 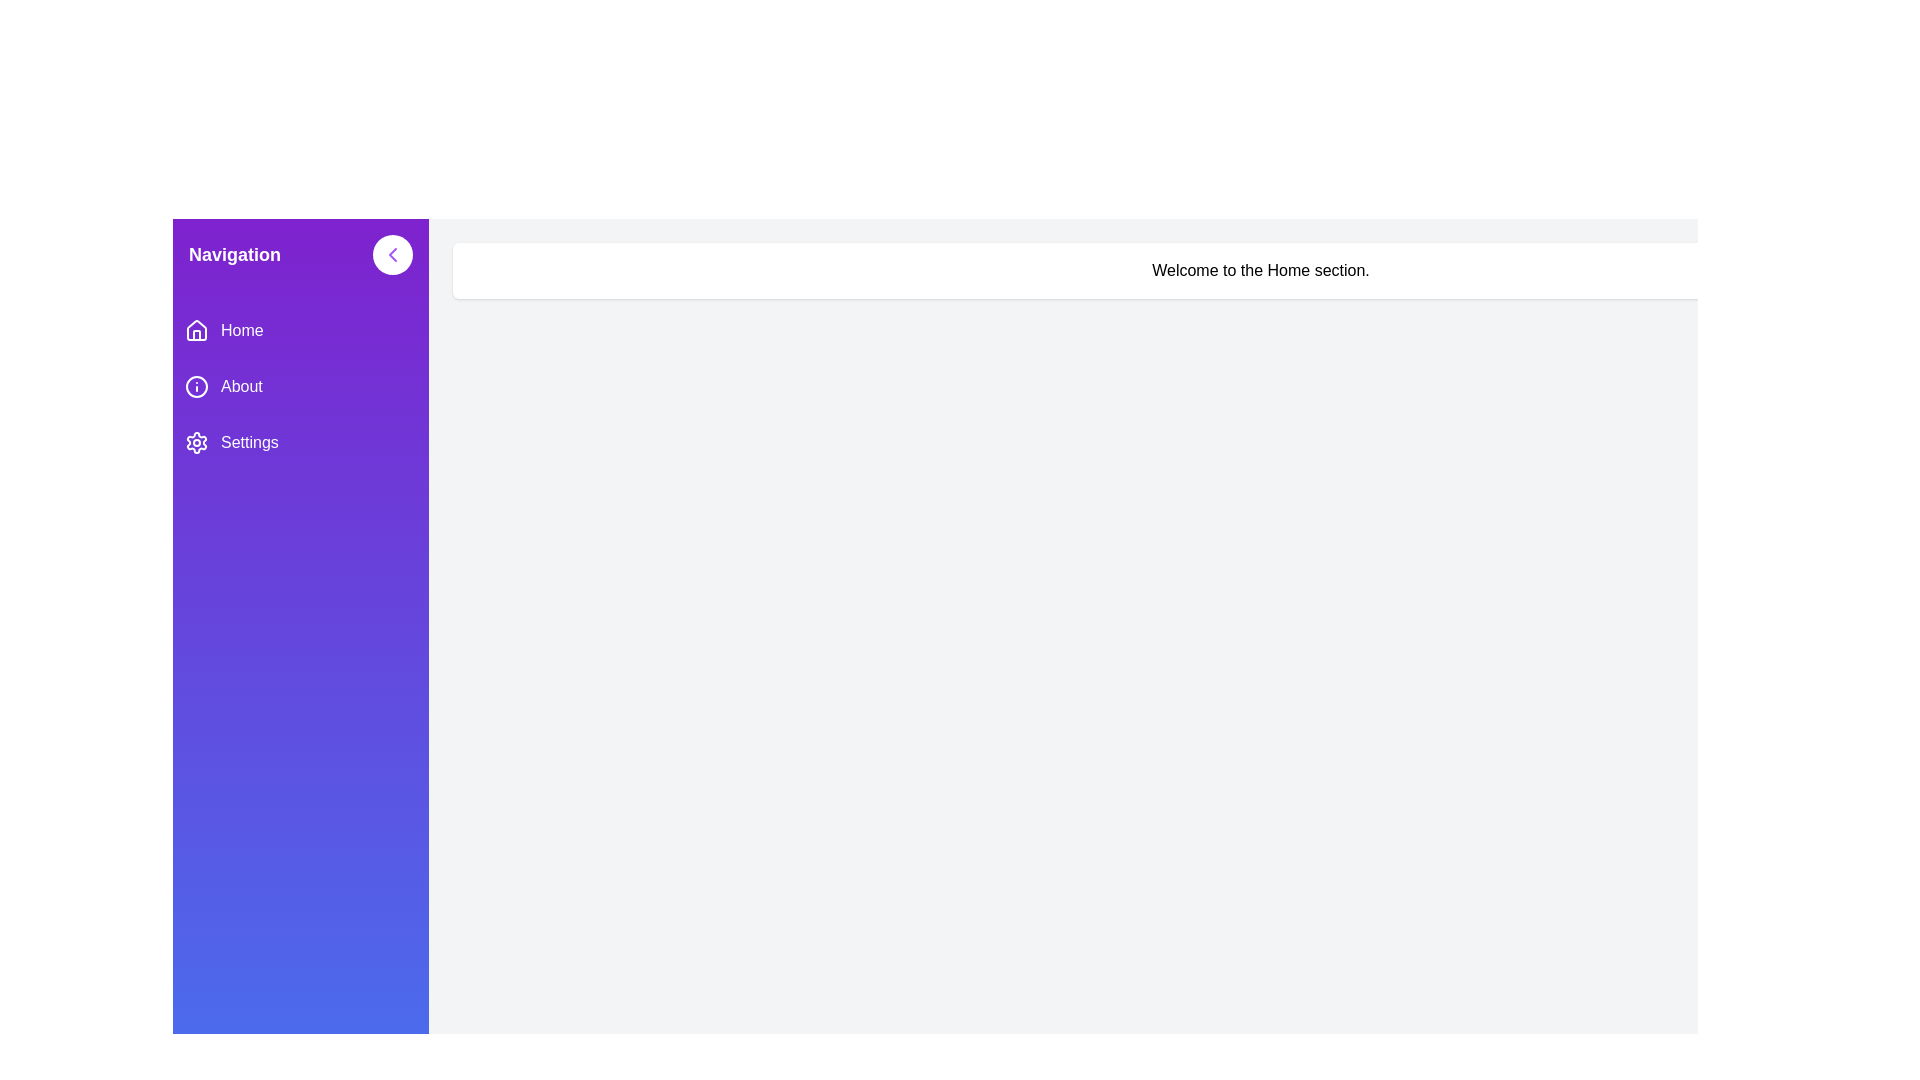 I want to click on the house-shaped icon located in the first row of the navigation sidebar, to the left of the 'Home' text label, so click(x=196, y=330).